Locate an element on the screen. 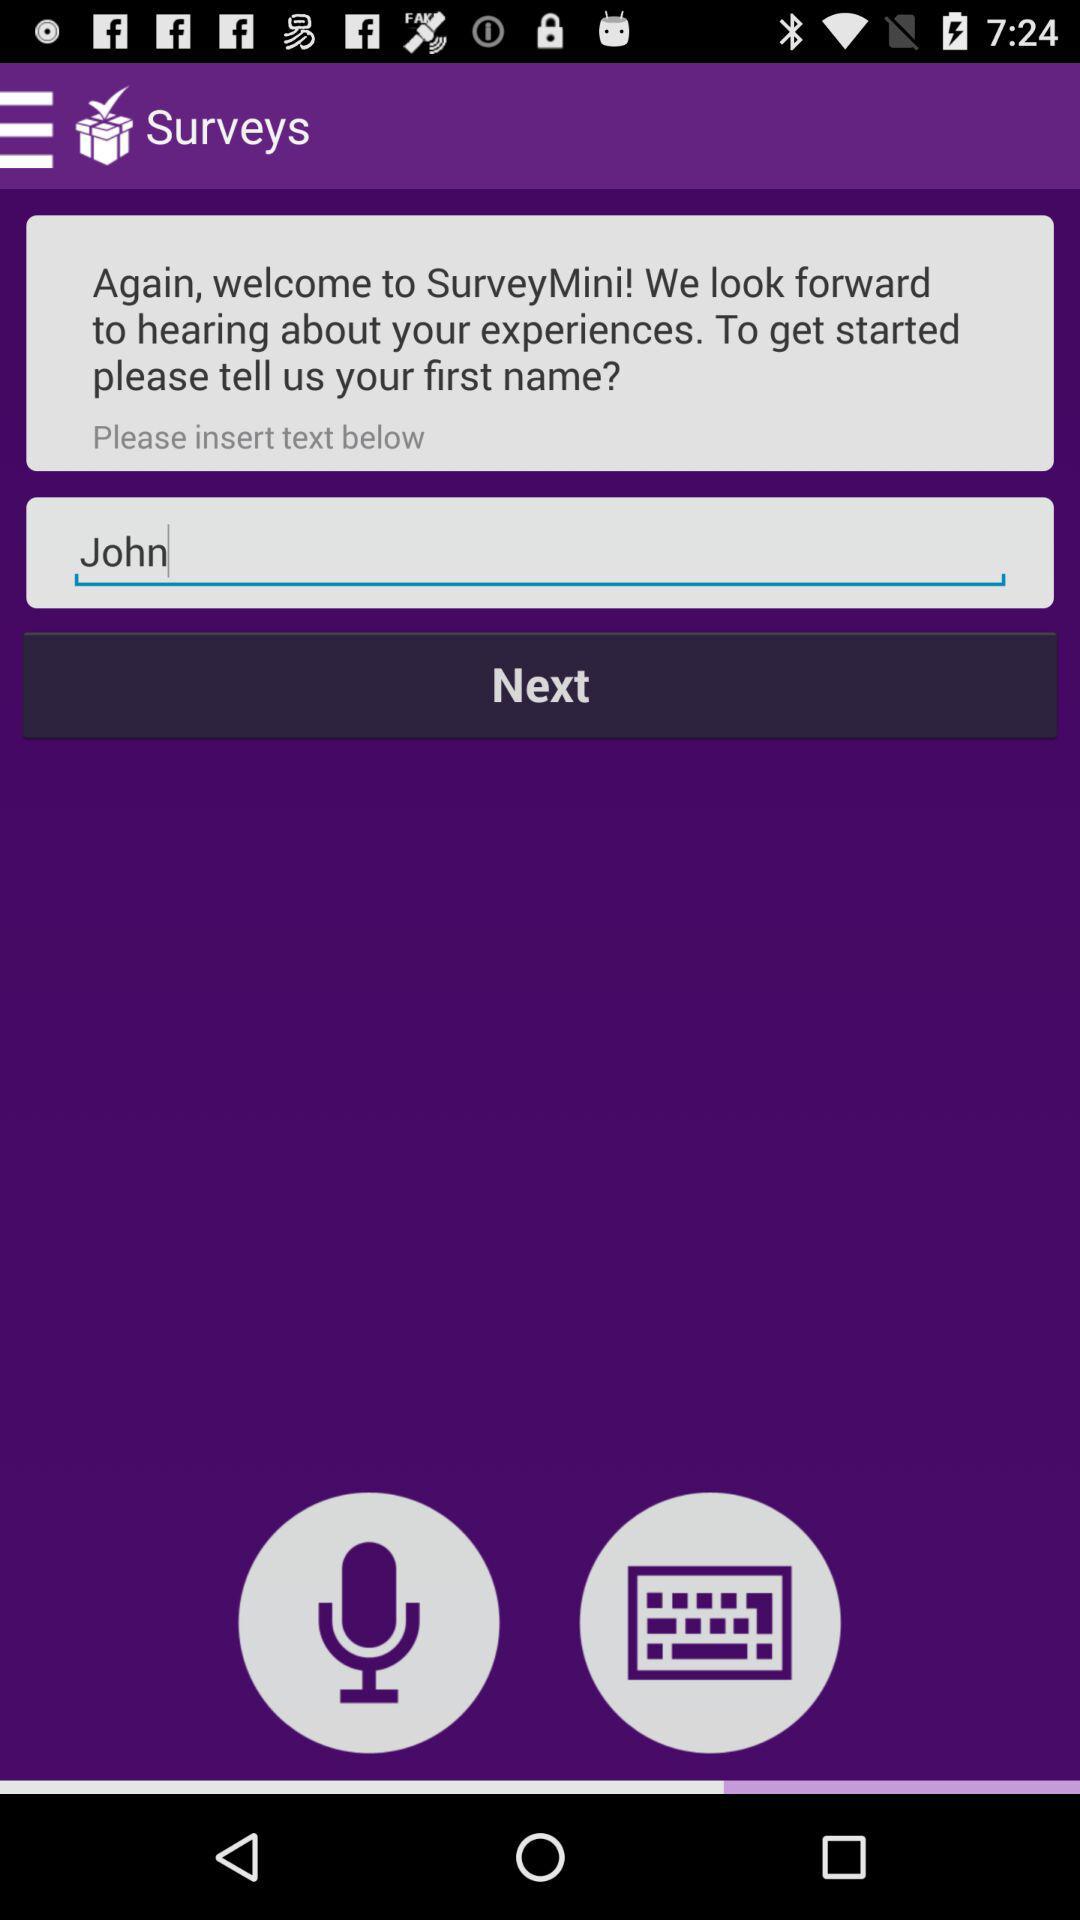  the john item is located at coordinates (540, 552).